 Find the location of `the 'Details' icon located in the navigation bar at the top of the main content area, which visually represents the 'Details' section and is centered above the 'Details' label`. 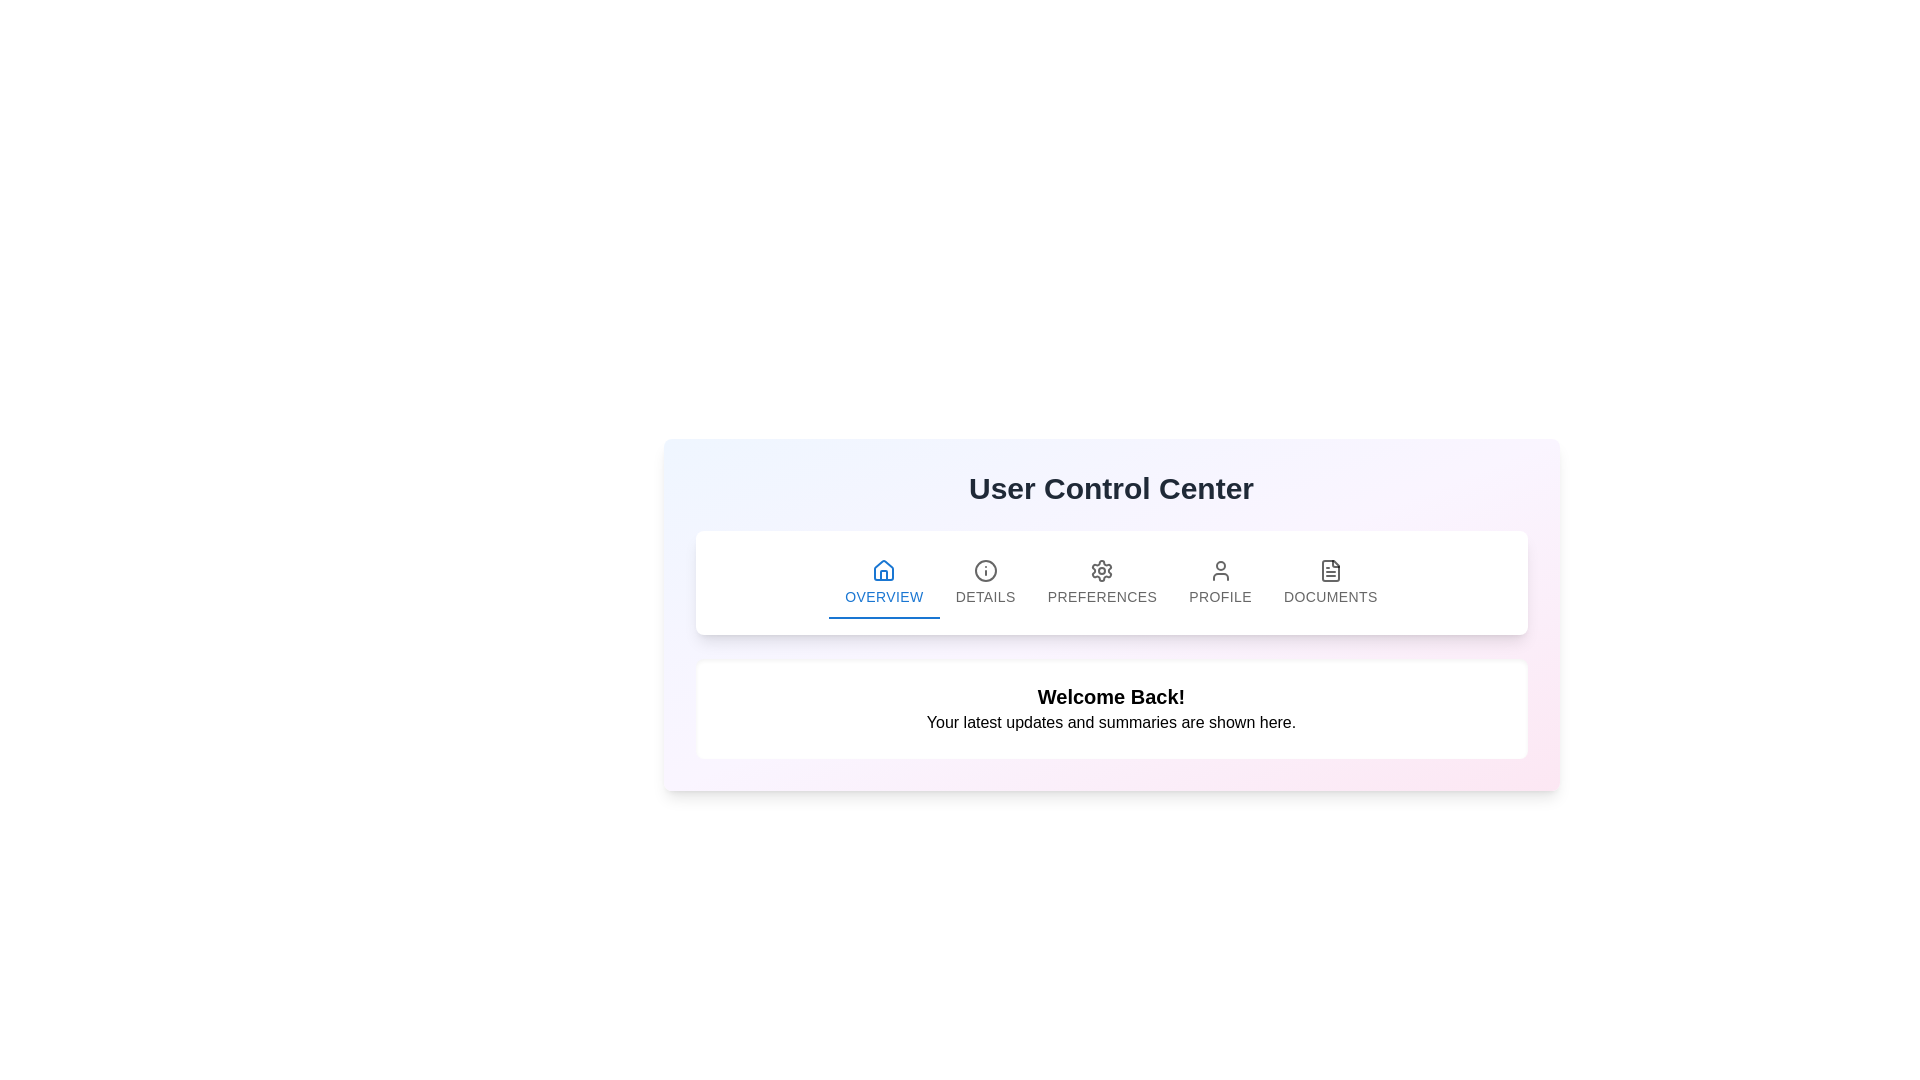

the 'Details' icon located in the navigation bar at the top of the main content area, which visually represents the 'Details' section and is centered above the 'Details' label is located at coordinates (985, 571).